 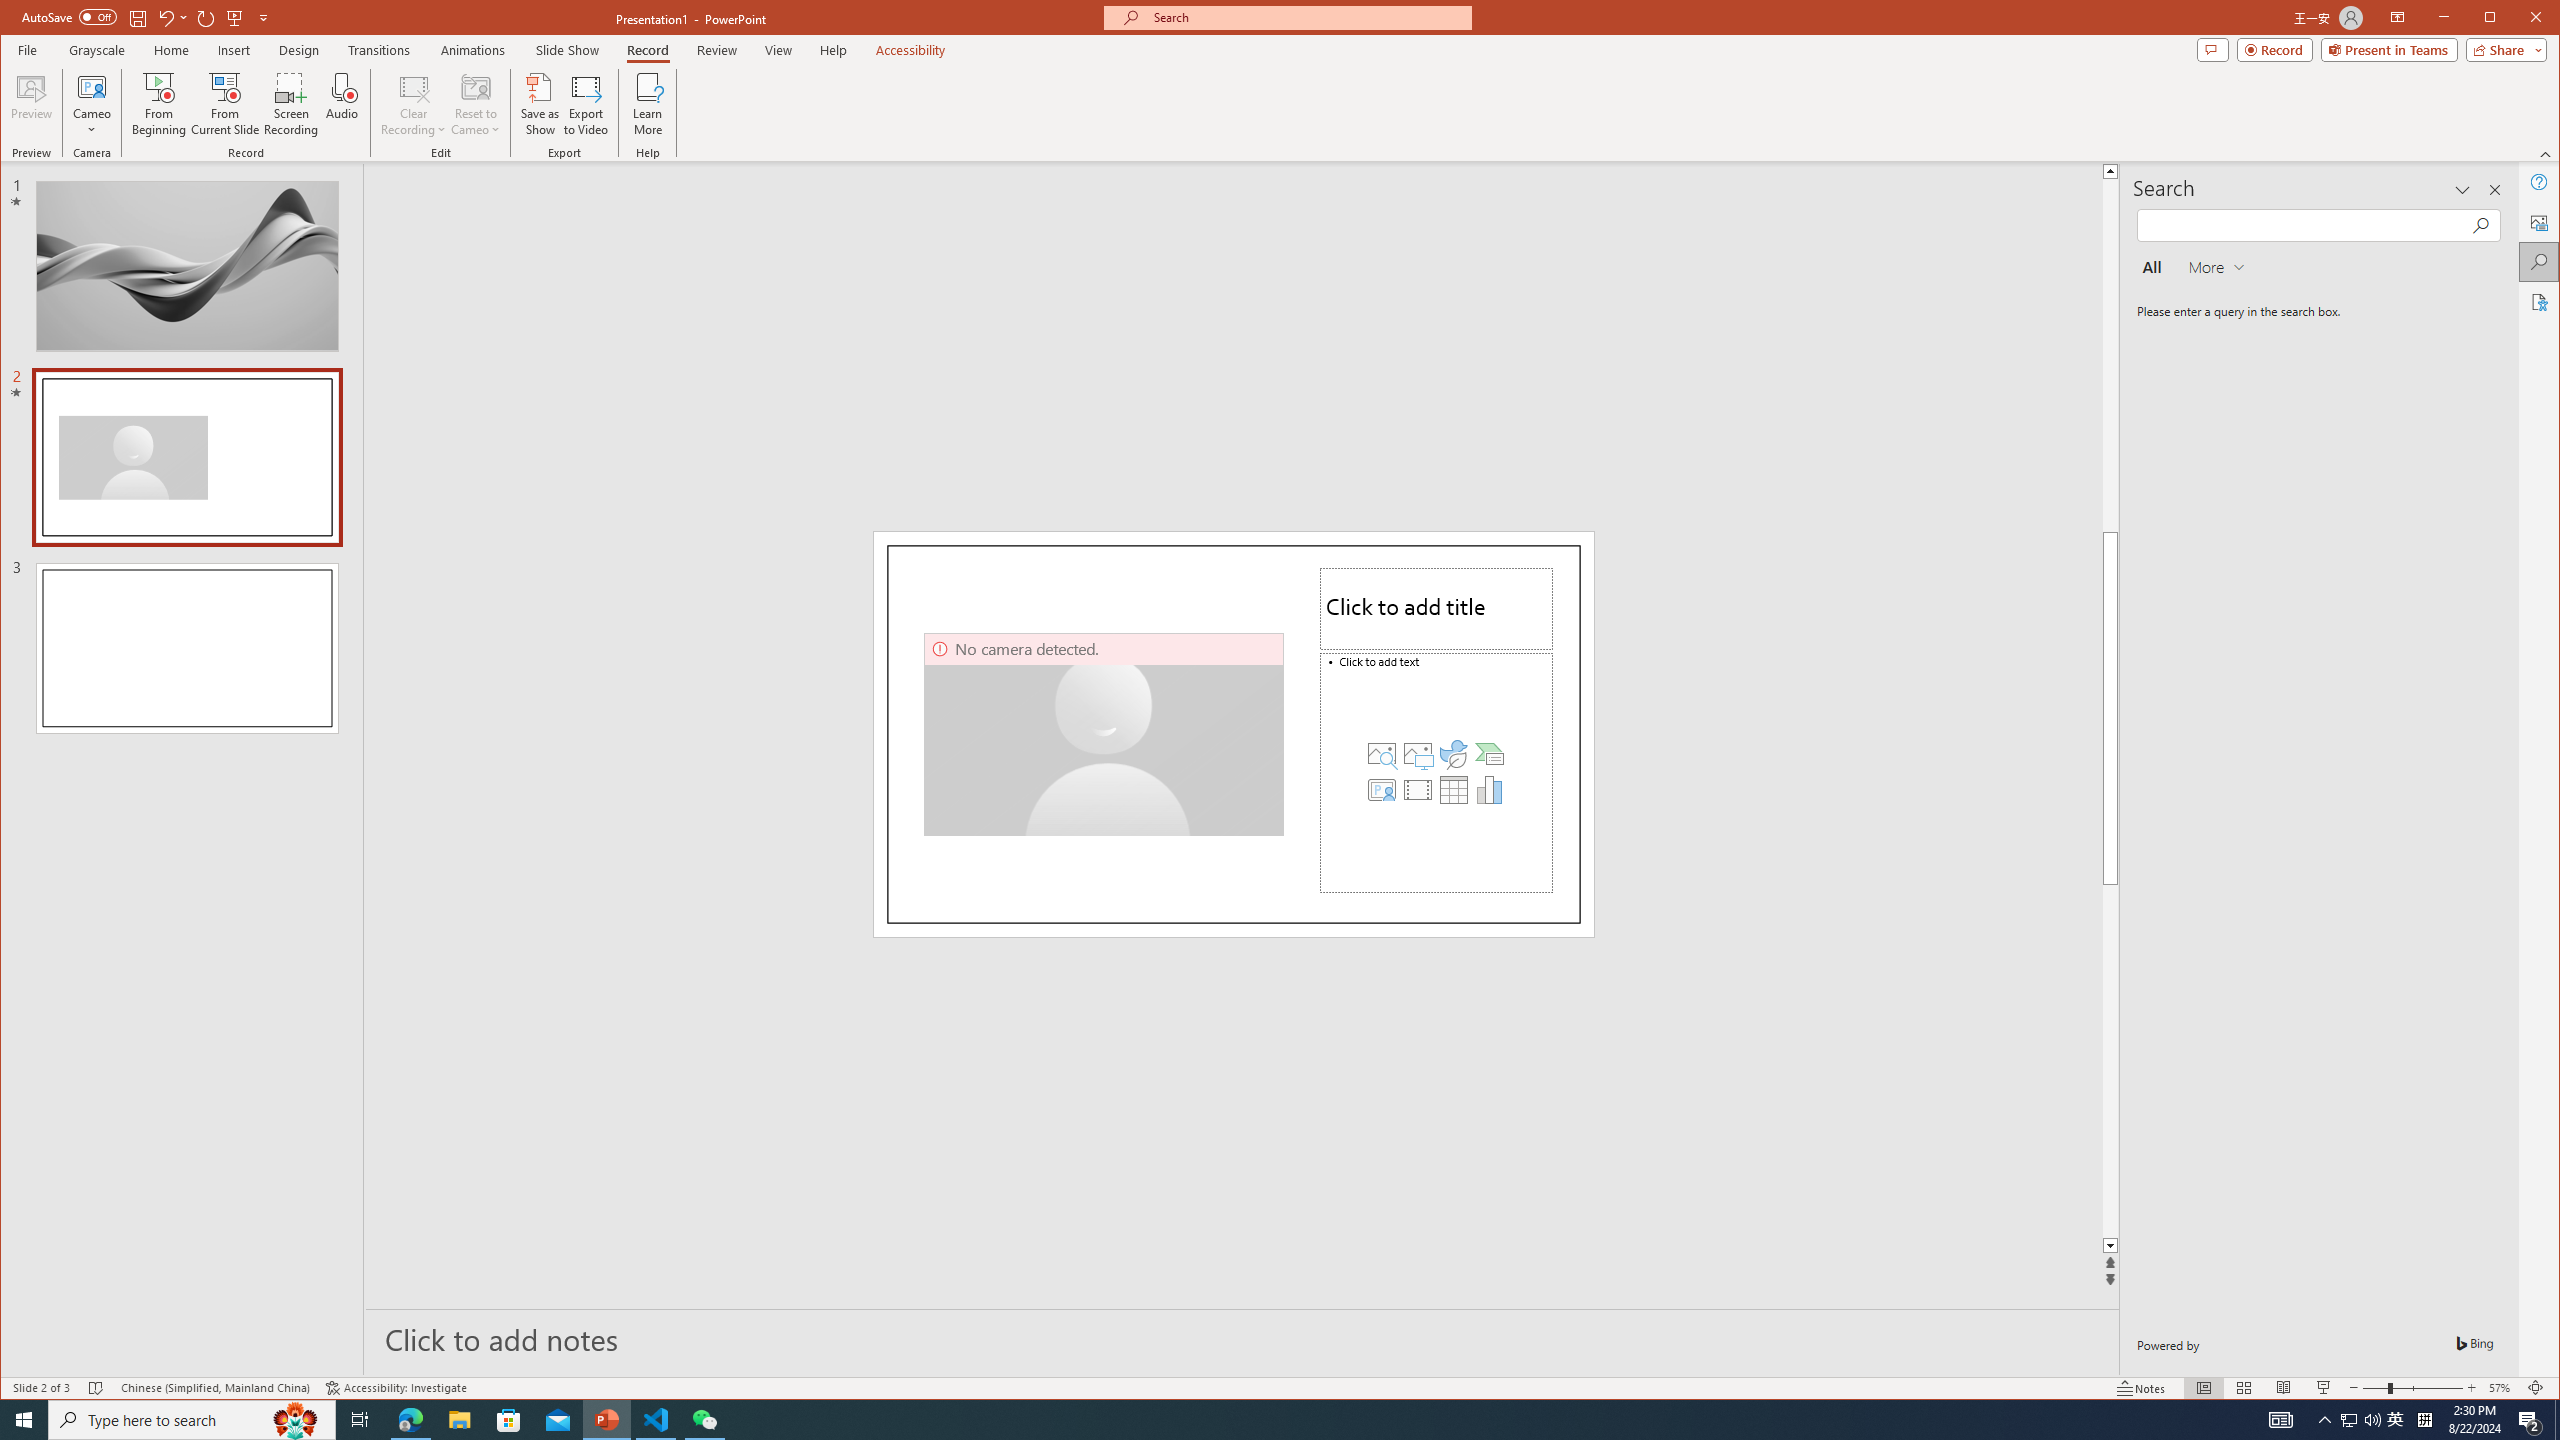 I want to click on 'WeChat - 1 running window', so click(x=705, y=1418).